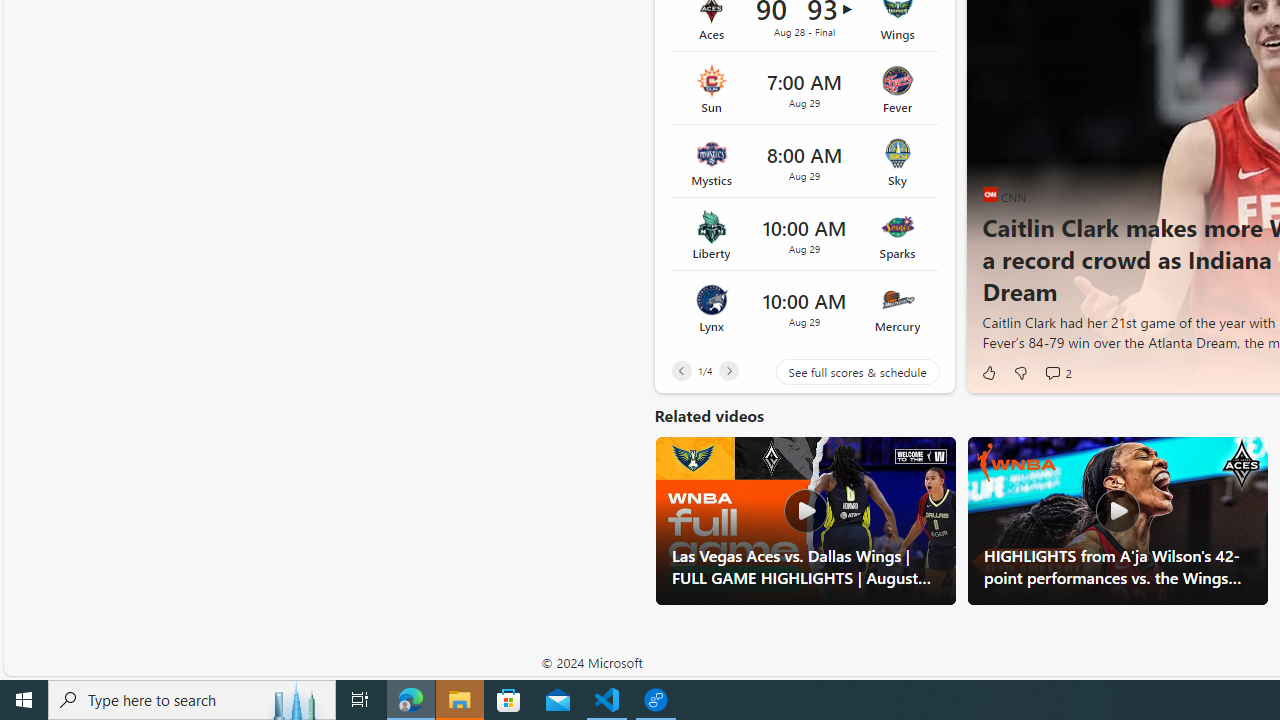  What do you see at coordinates (727, 370) in the screenshot?
I see `'Next'` at bounding box center [727, 370].